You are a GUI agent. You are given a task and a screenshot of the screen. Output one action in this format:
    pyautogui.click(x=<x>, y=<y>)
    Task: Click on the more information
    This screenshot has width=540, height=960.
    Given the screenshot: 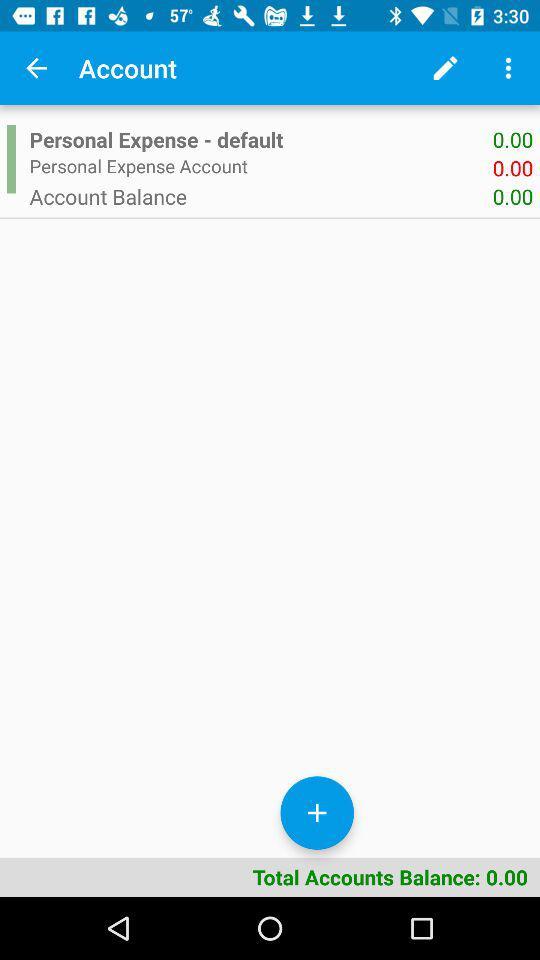 What is the action you would take?
    pyautogui.click(x=508, y=68)
    